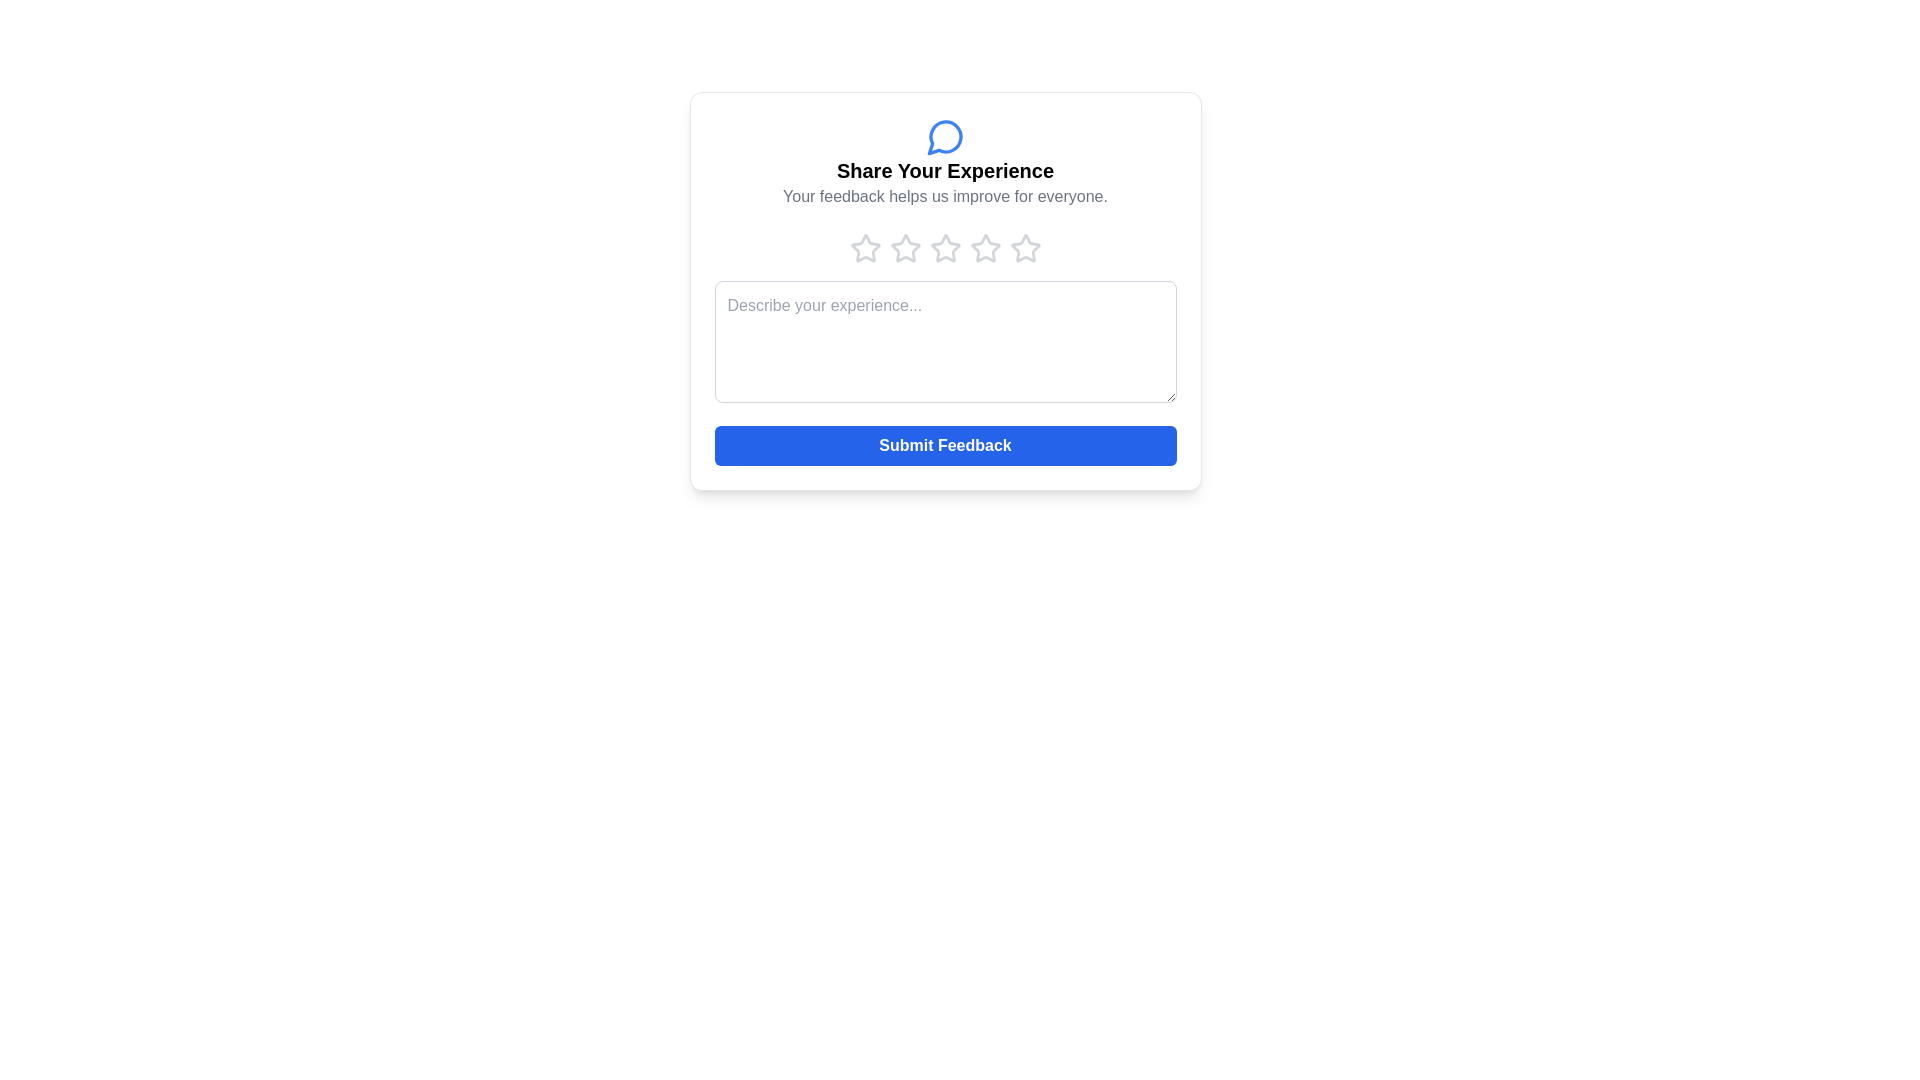 The width and height of the screenshot is (1920, 1080). Describe the element at coordinates (943, 136) in the screenshot. I see `the speech bubble icon, which is a vector graphic resembling a minimalist speech bubble with a blue outline and white fill, located above the main heading 'Share Your Experience'` at that location.